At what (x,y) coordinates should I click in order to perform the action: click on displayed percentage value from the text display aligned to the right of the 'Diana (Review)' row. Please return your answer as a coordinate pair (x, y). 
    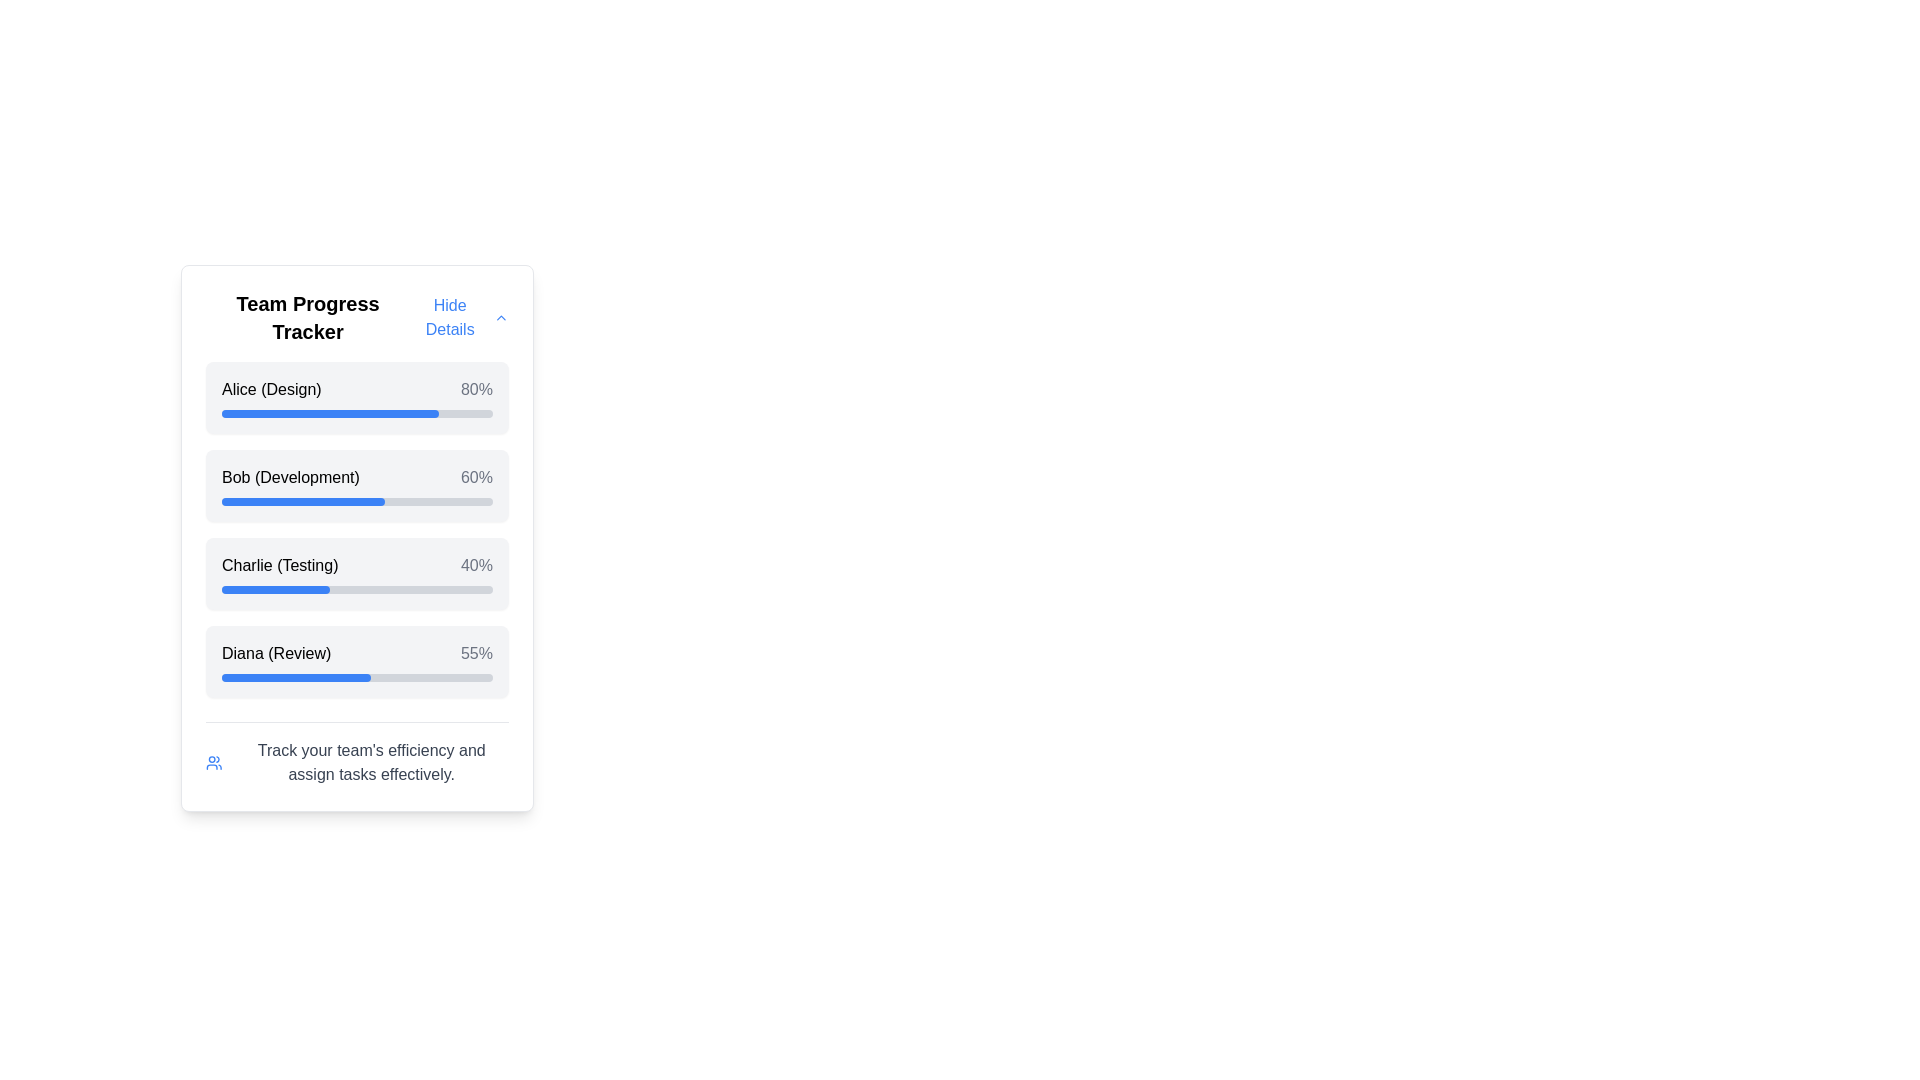
    Looking at the image, I should click on (475, 654).